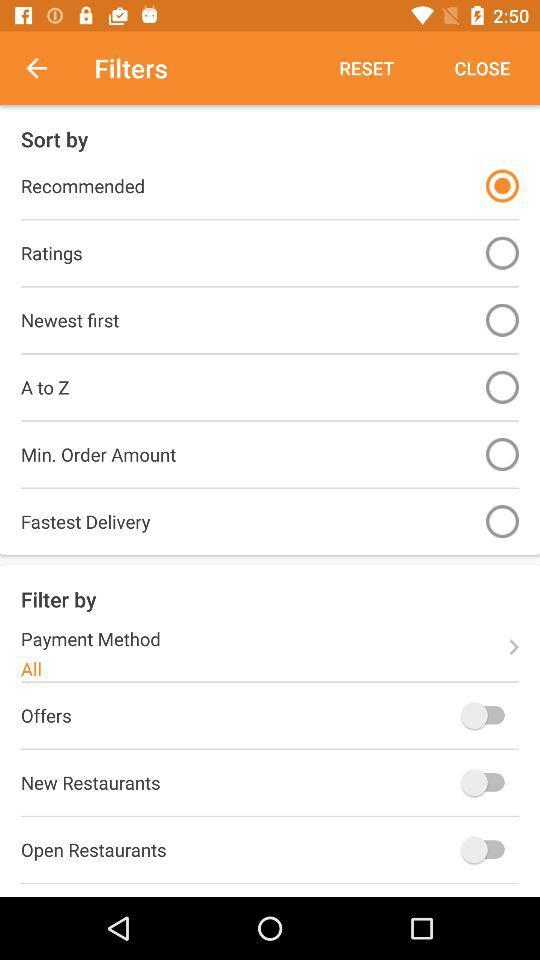  What do you see at coordinates (47, 68) in the screenshot?
I see `item to the left of filters item` at bounding box center [47, 68].